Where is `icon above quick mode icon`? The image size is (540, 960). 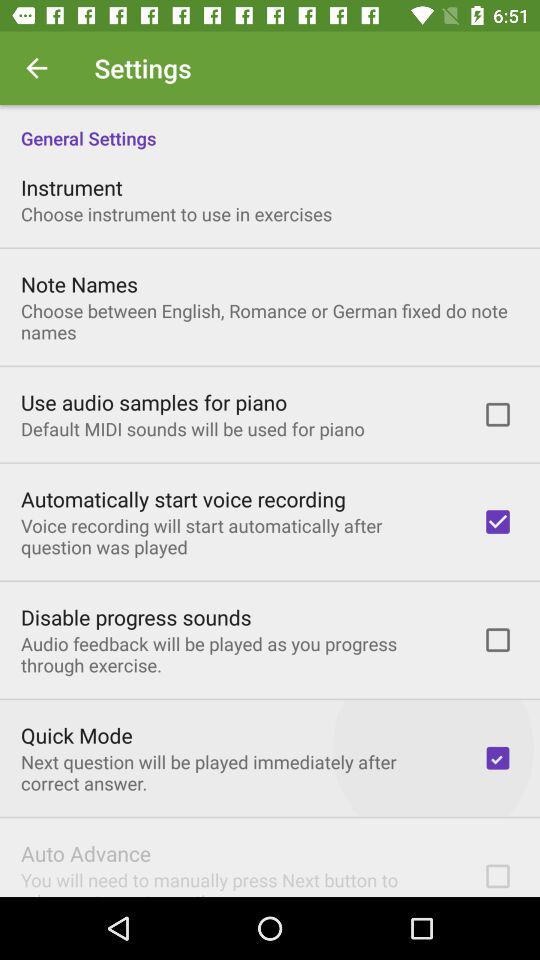 icon above quick mode icon is located at coordinates (238, 653).